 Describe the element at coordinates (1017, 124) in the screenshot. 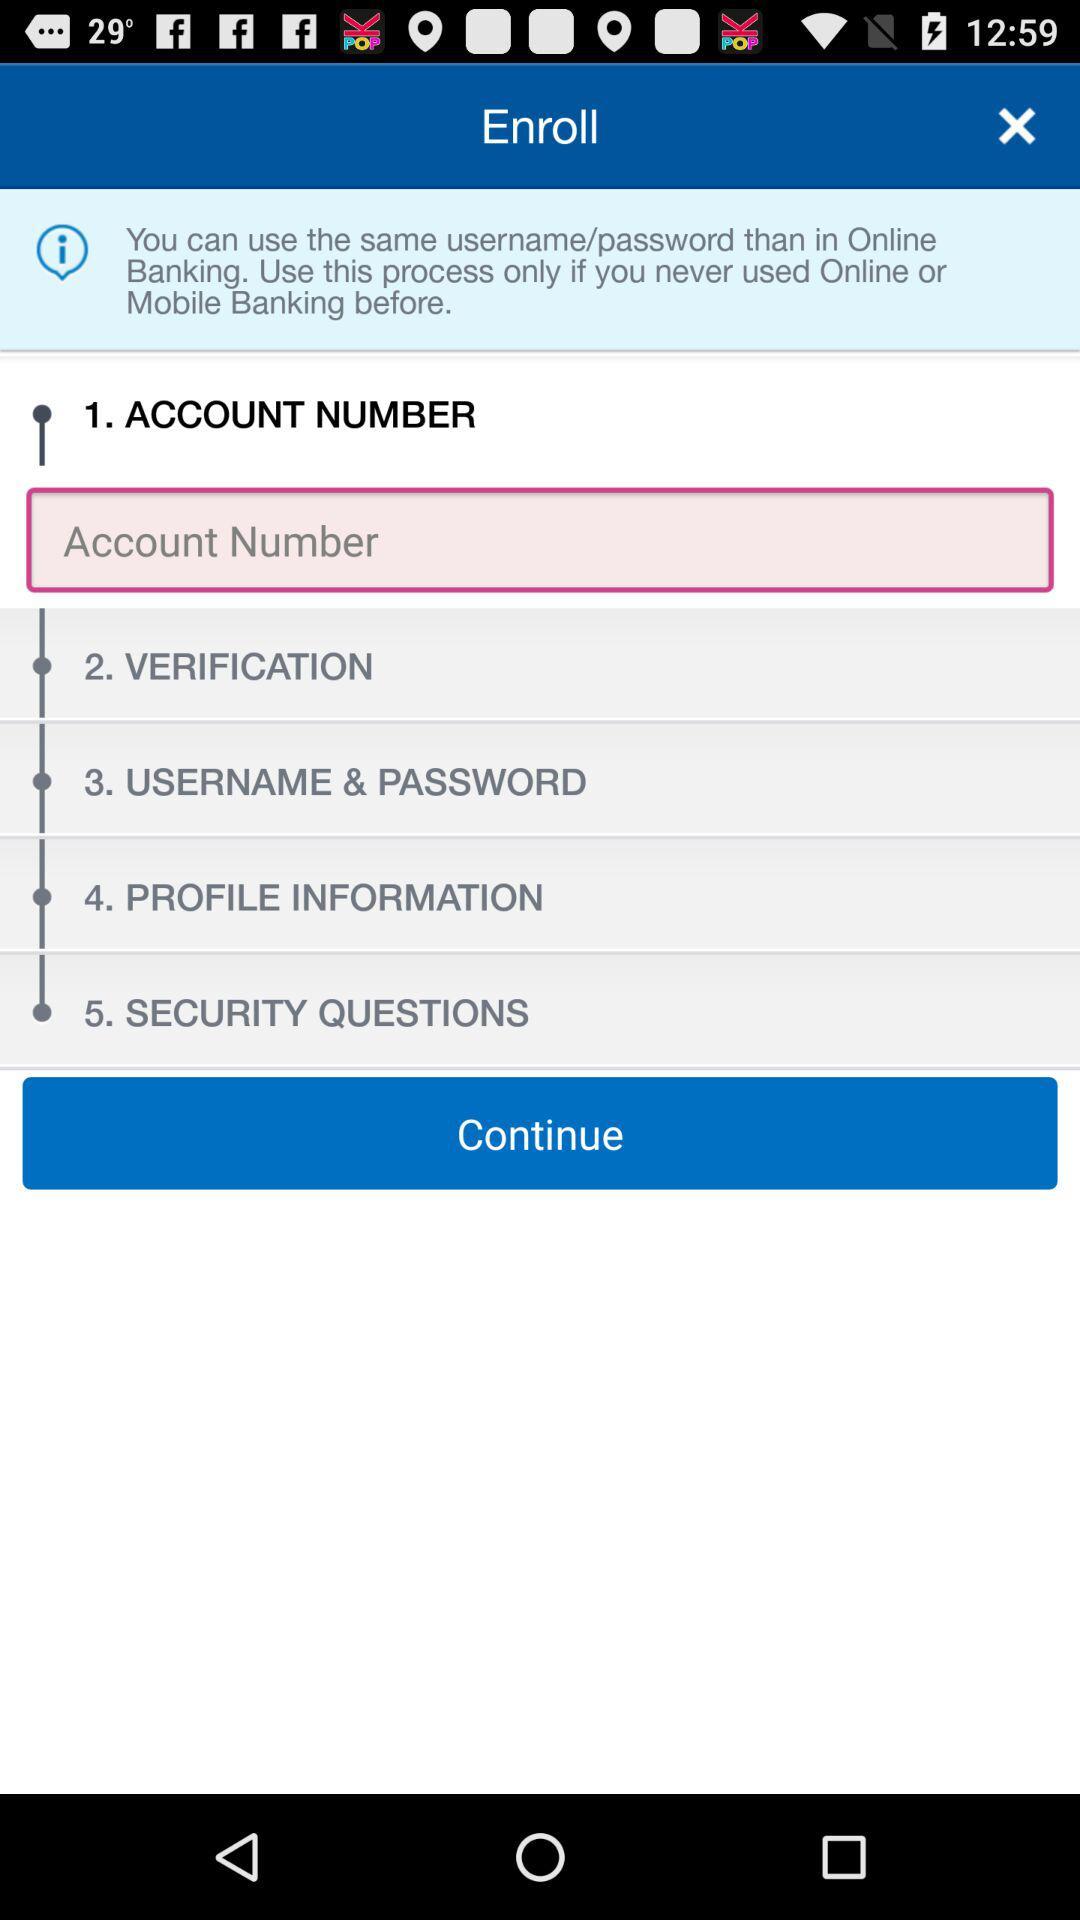

I see `item to the right of enroll item` at that location.